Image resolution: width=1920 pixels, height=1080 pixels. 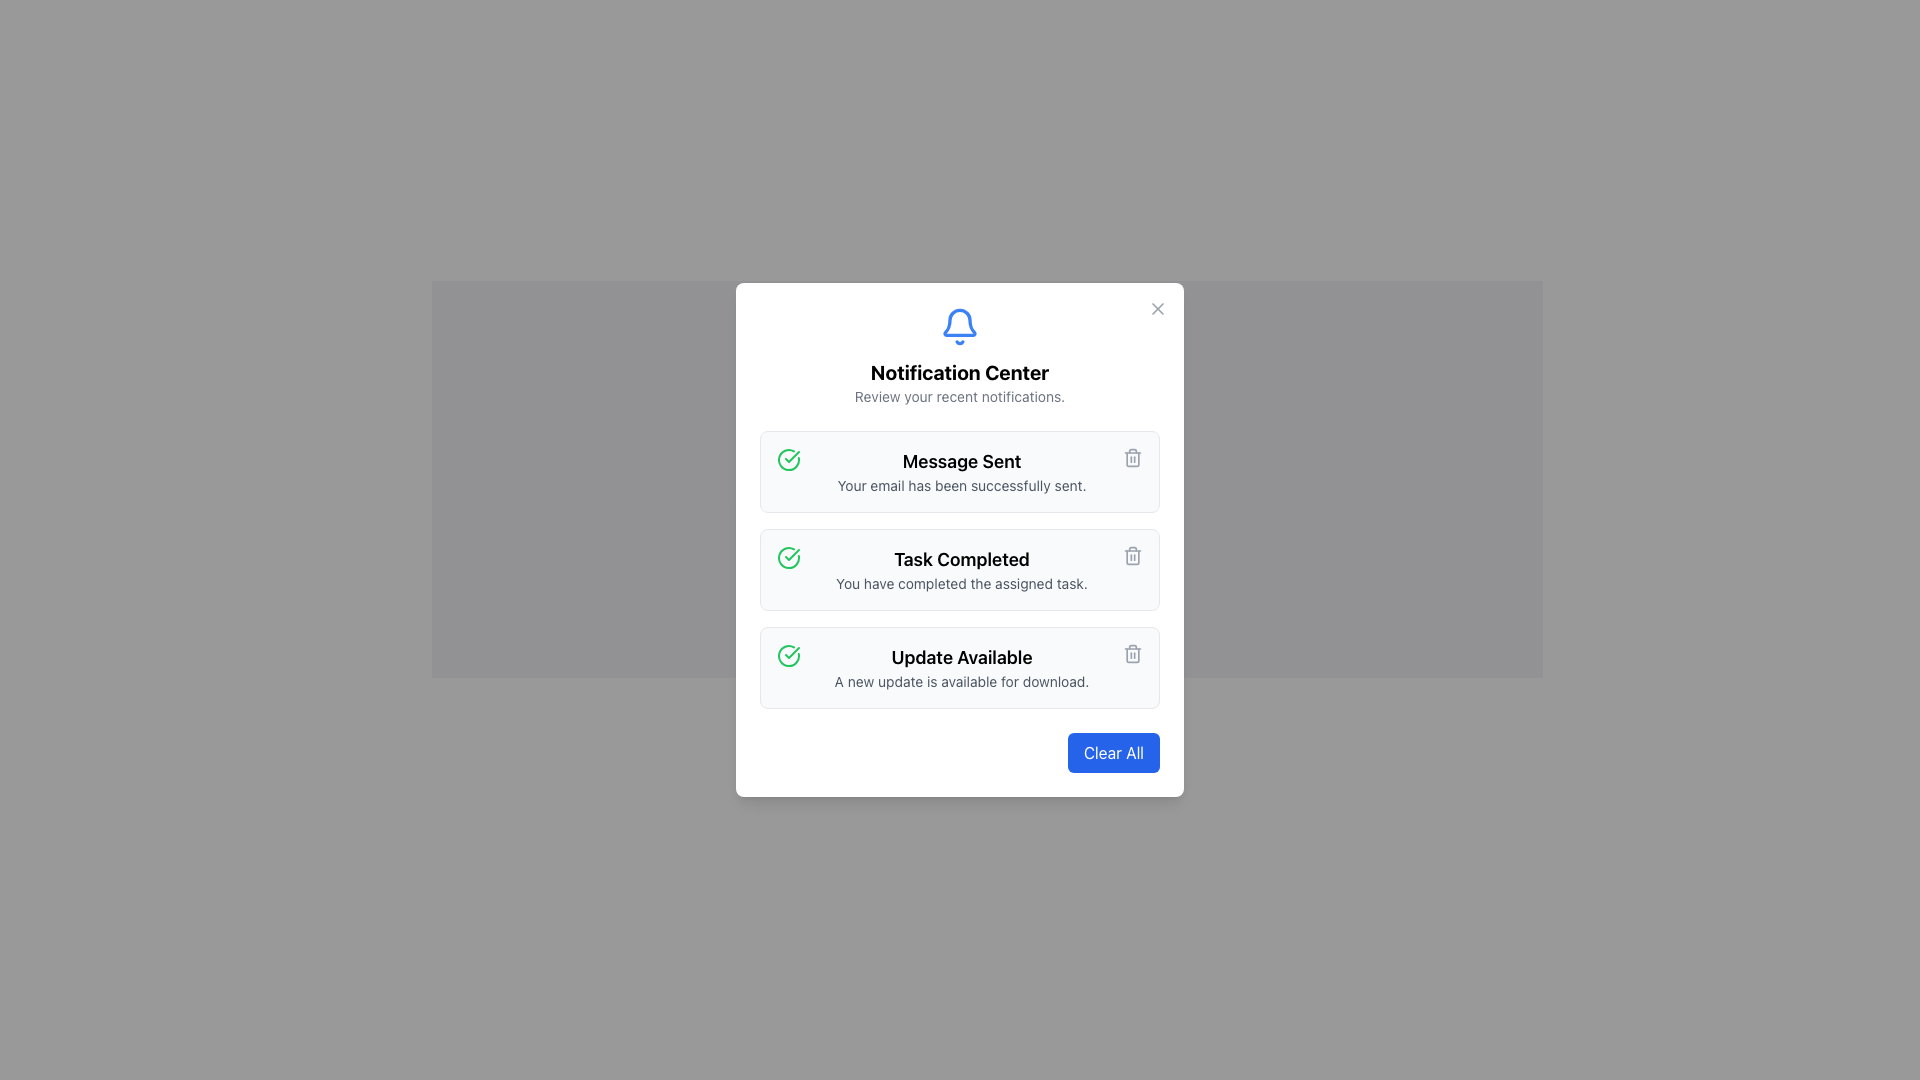 I want to click on the first notification card that indicates an email has been successfully sent, located at the top of the notification card list, so click(x=961, y=471).